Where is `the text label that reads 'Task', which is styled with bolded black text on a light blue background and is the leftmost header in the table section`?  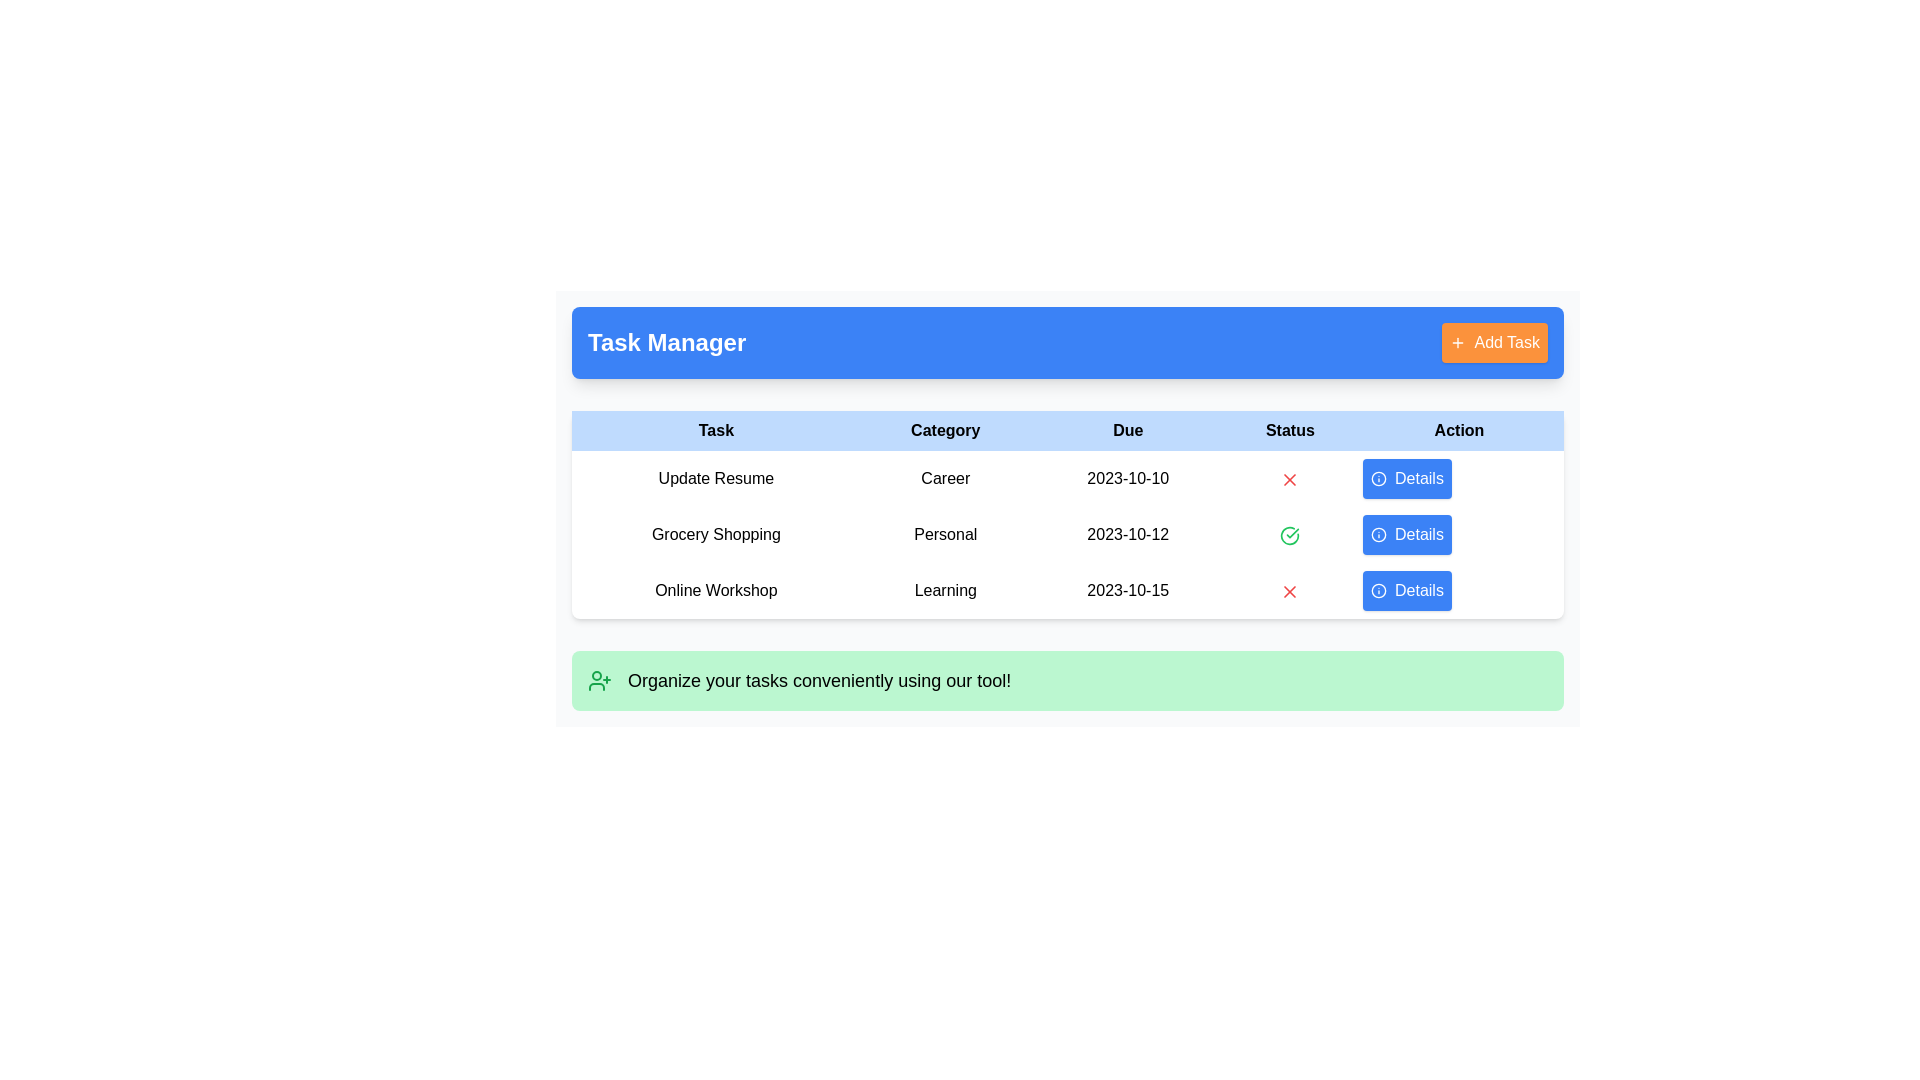
the text label that reads 'Task', which is styled with bolded black text on a light blue background and is the leftmost header in the table section is located at coordinates (716, 430).